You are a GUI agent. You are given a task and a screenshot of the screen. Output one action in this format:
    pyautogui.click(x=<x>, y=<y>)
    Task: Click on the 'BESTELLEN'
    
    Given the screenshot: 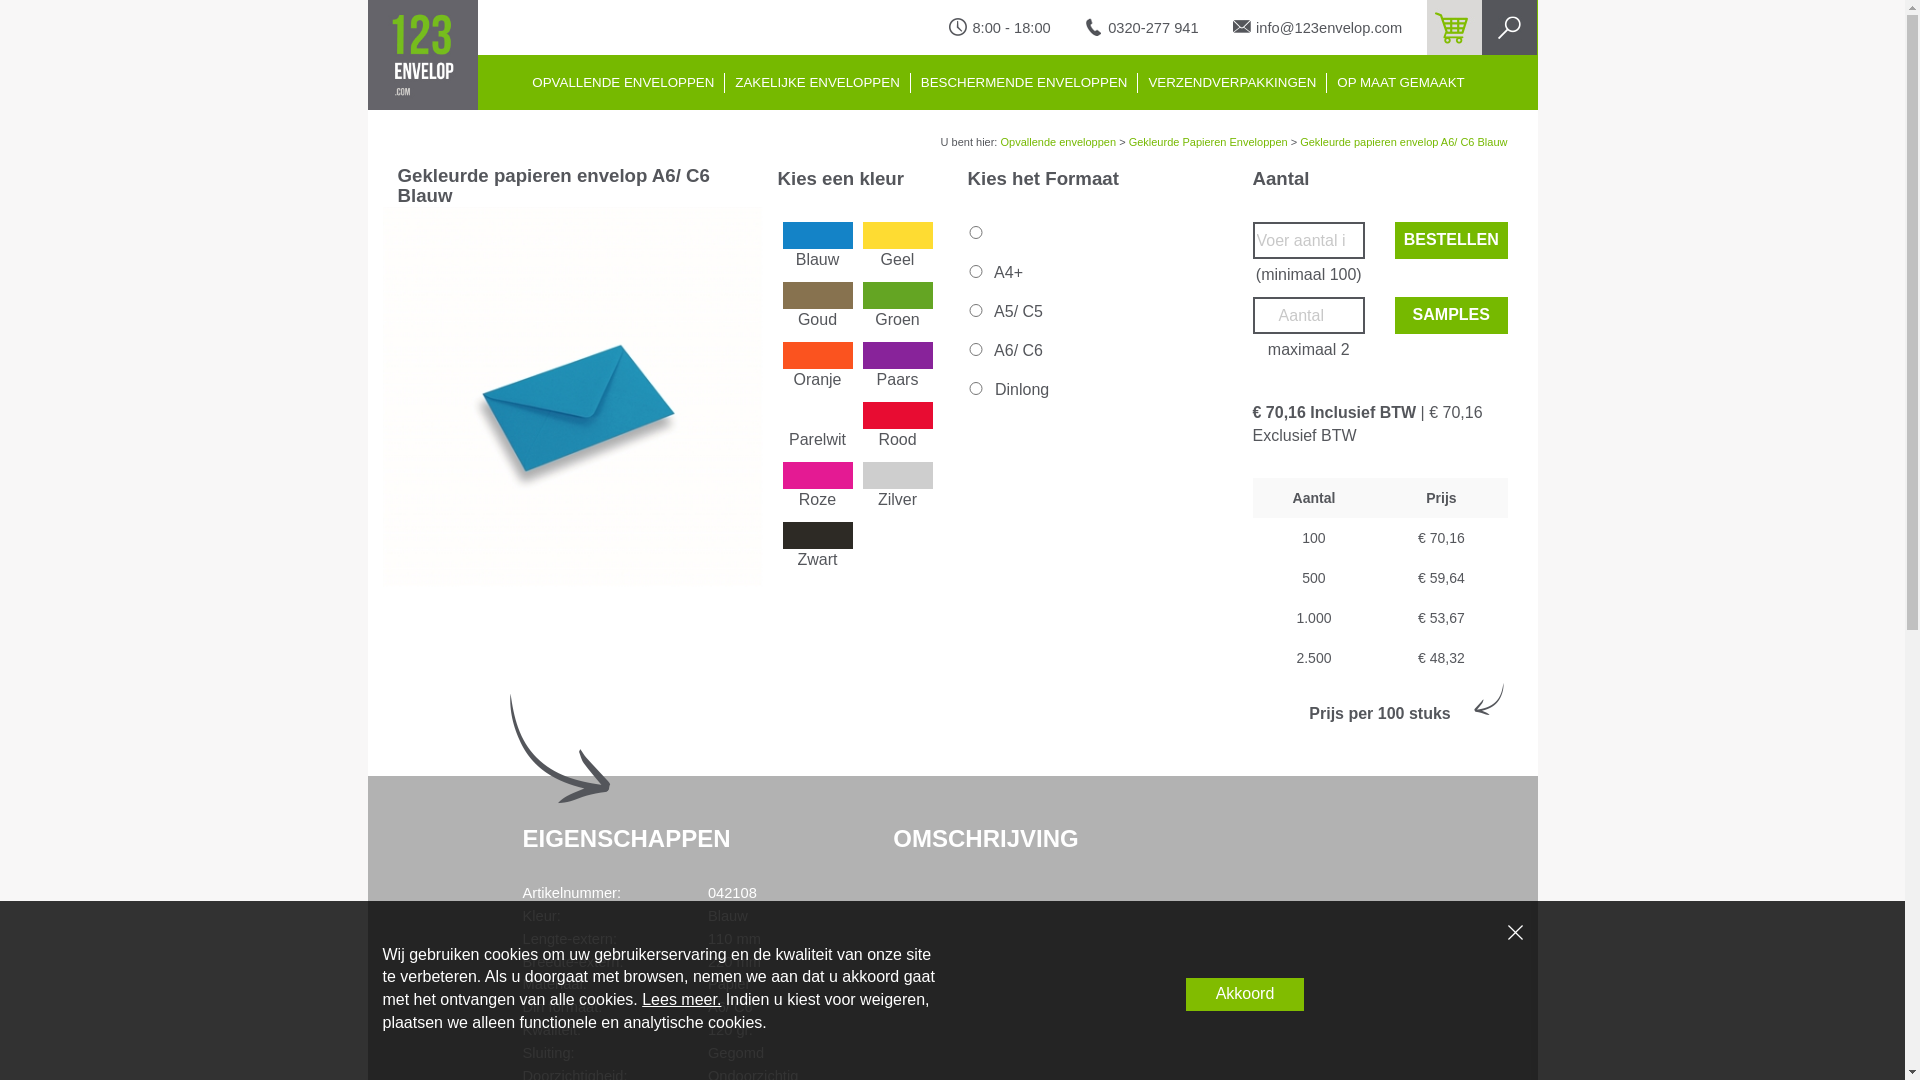 What is the action you would take?
    pyautogui.click(x=1451, y=239)
    